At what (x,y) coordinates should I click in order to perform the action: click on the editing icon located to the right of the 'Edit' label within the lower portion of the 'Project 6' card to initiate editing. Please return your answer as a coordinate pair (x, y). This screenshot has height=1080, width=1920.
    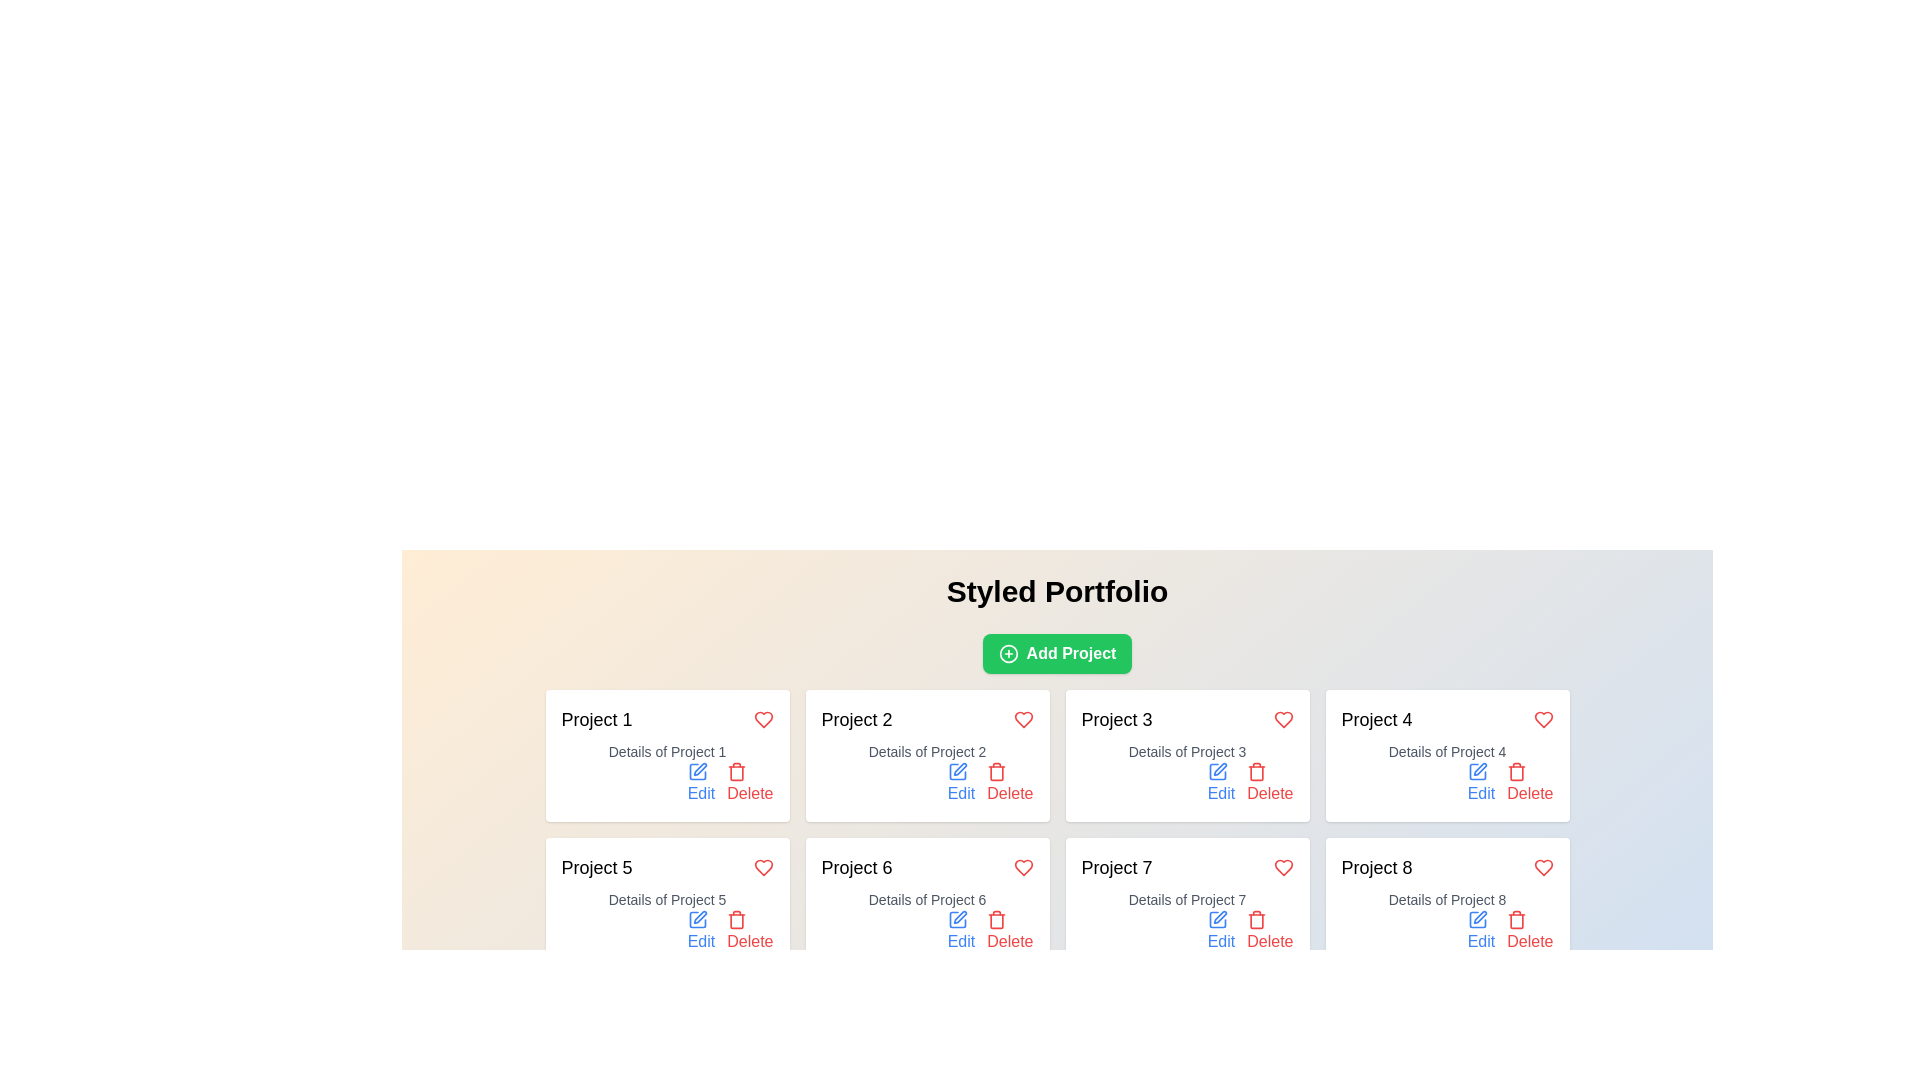
    Looking at the image, I should click on (956, 920).